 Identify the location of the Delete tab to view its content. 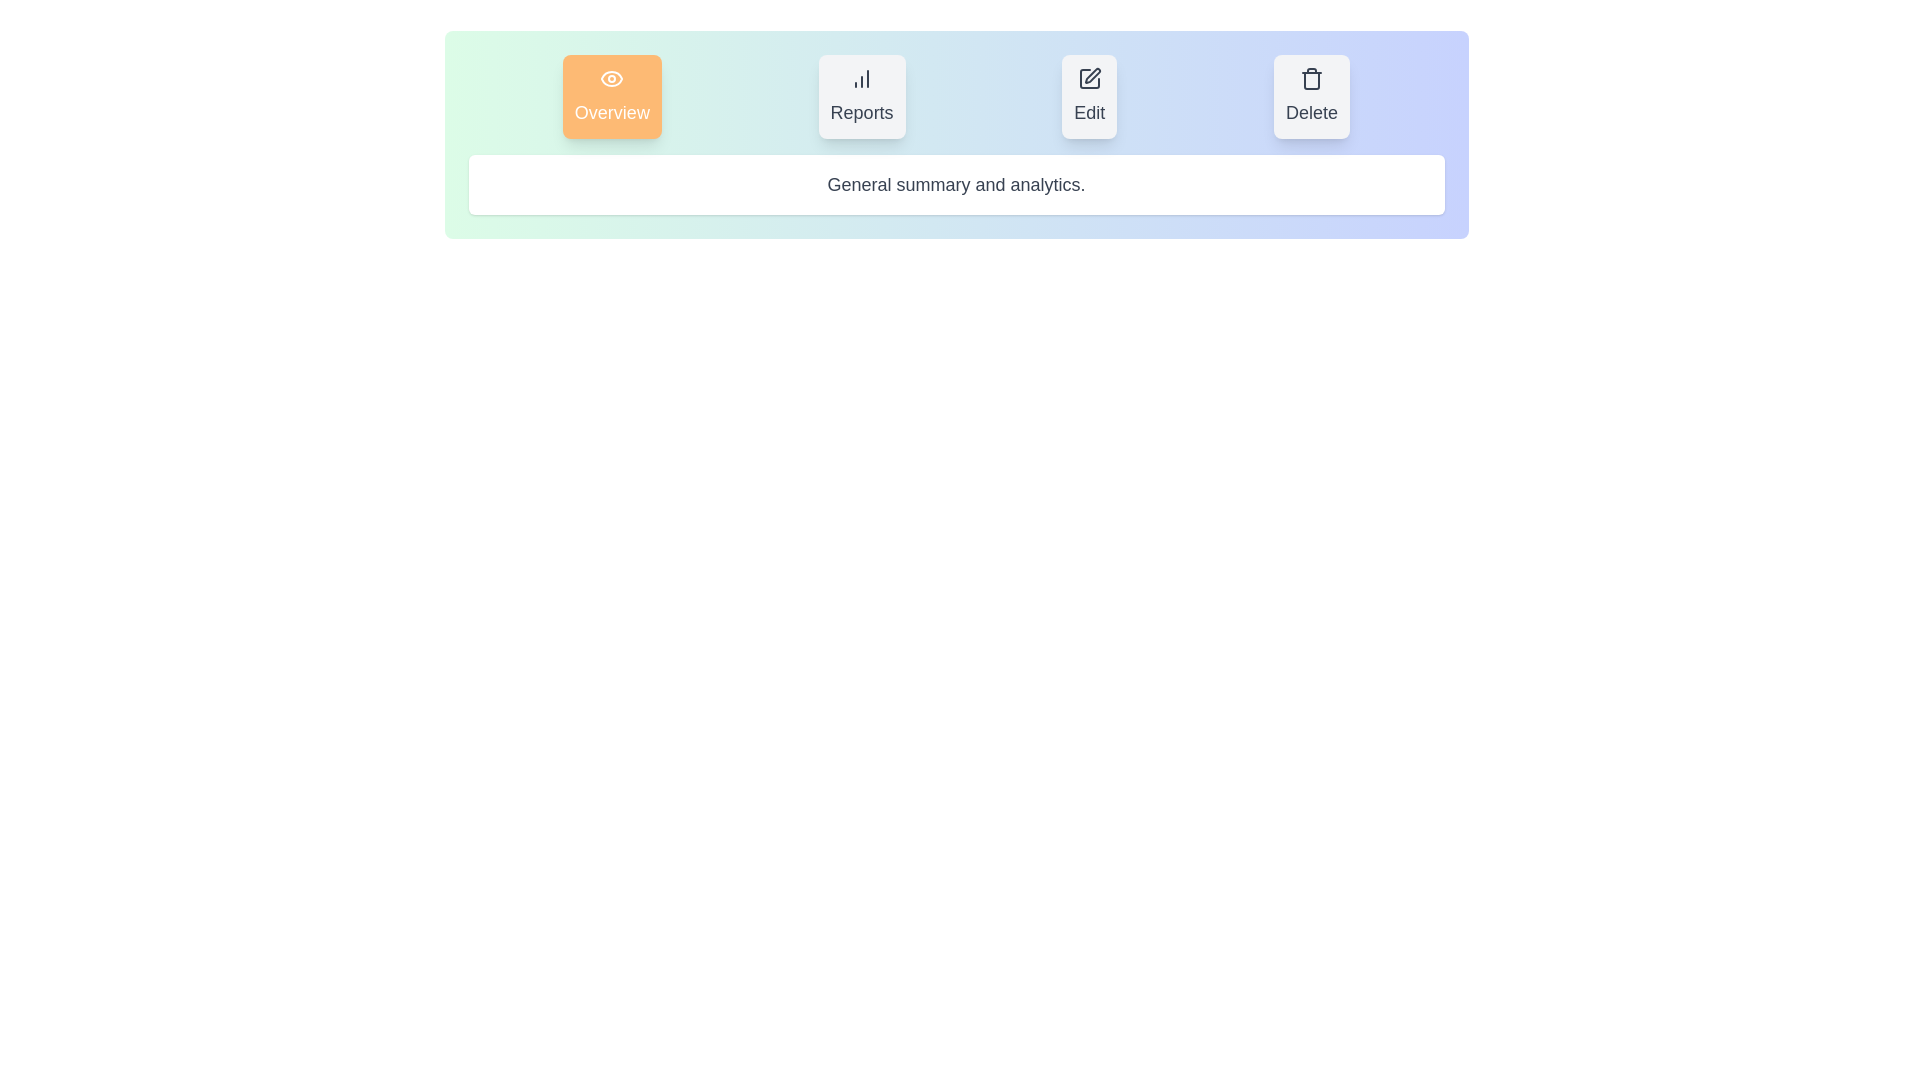
(1312, 96).